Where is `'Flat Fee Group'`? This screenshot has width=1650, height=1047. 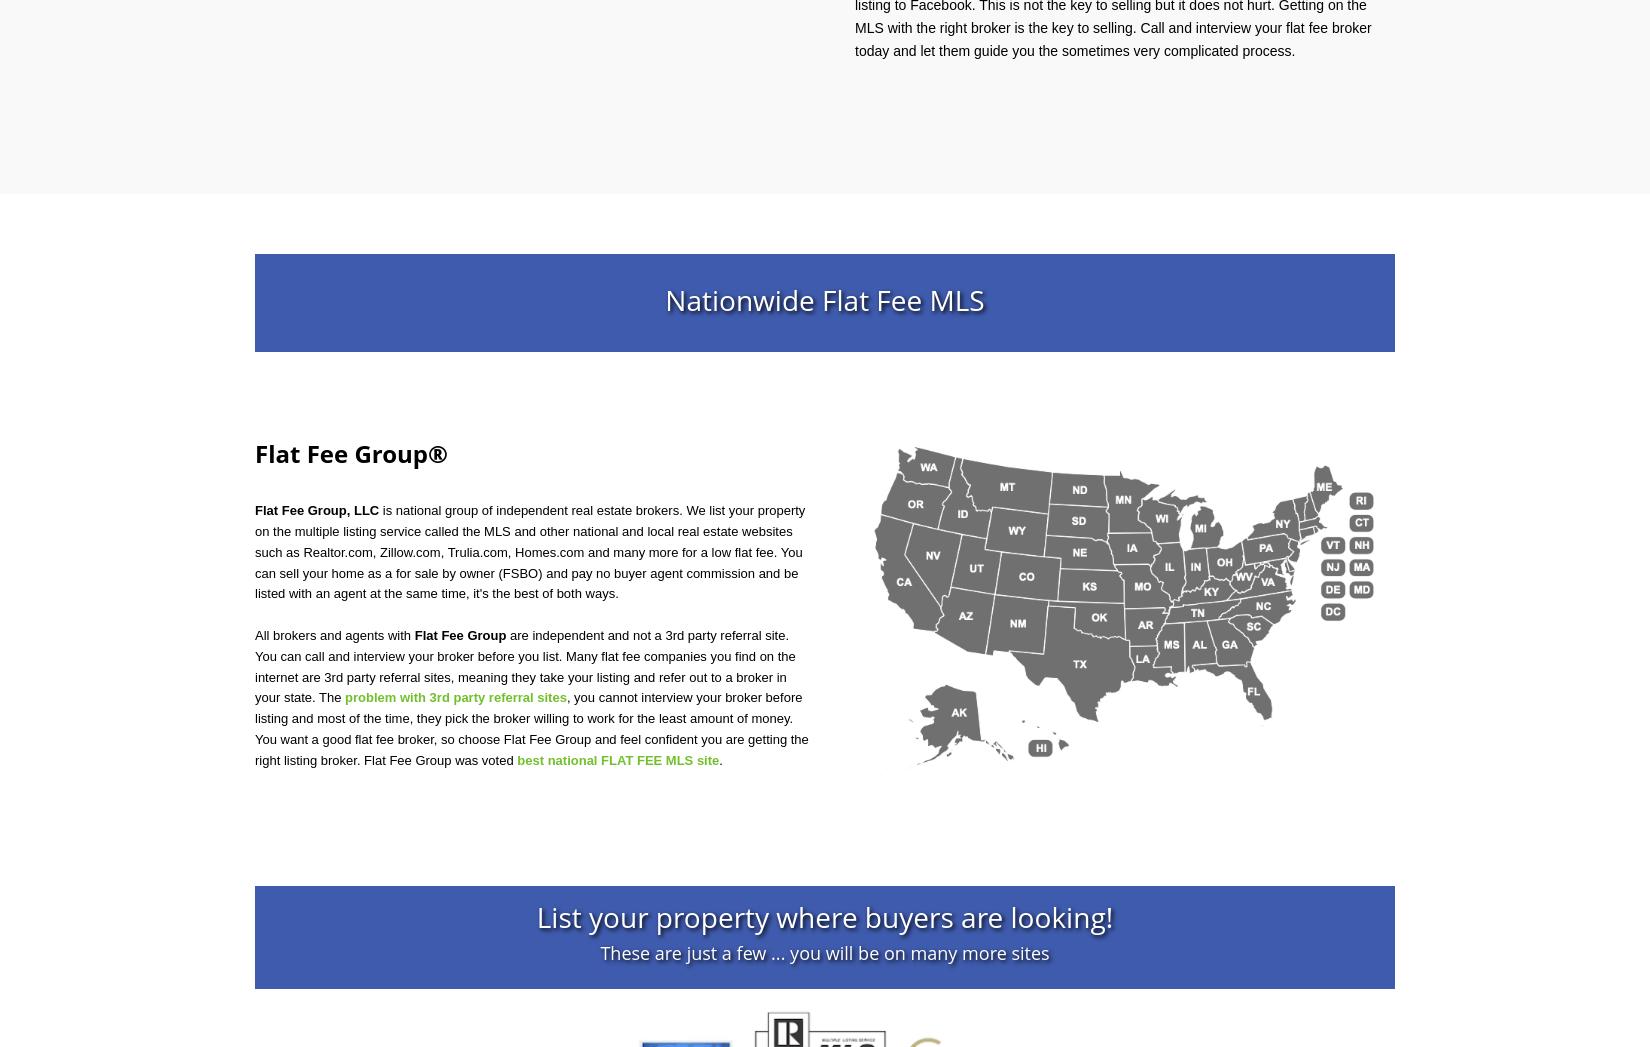
'Flat Fee Group' is located at coordinates (459, 635).